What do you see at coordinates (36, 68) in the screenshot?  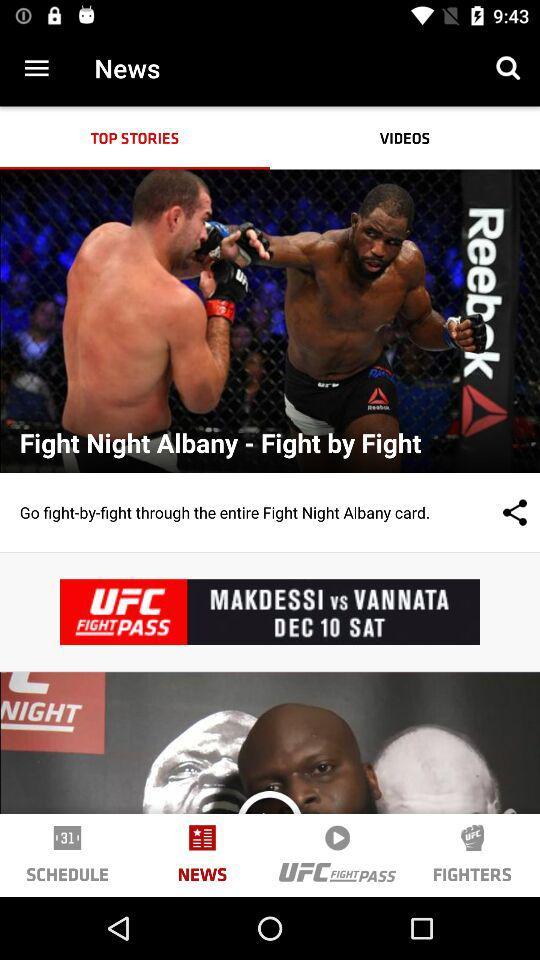 I see `open main menu` at bounding box center [36, 68].